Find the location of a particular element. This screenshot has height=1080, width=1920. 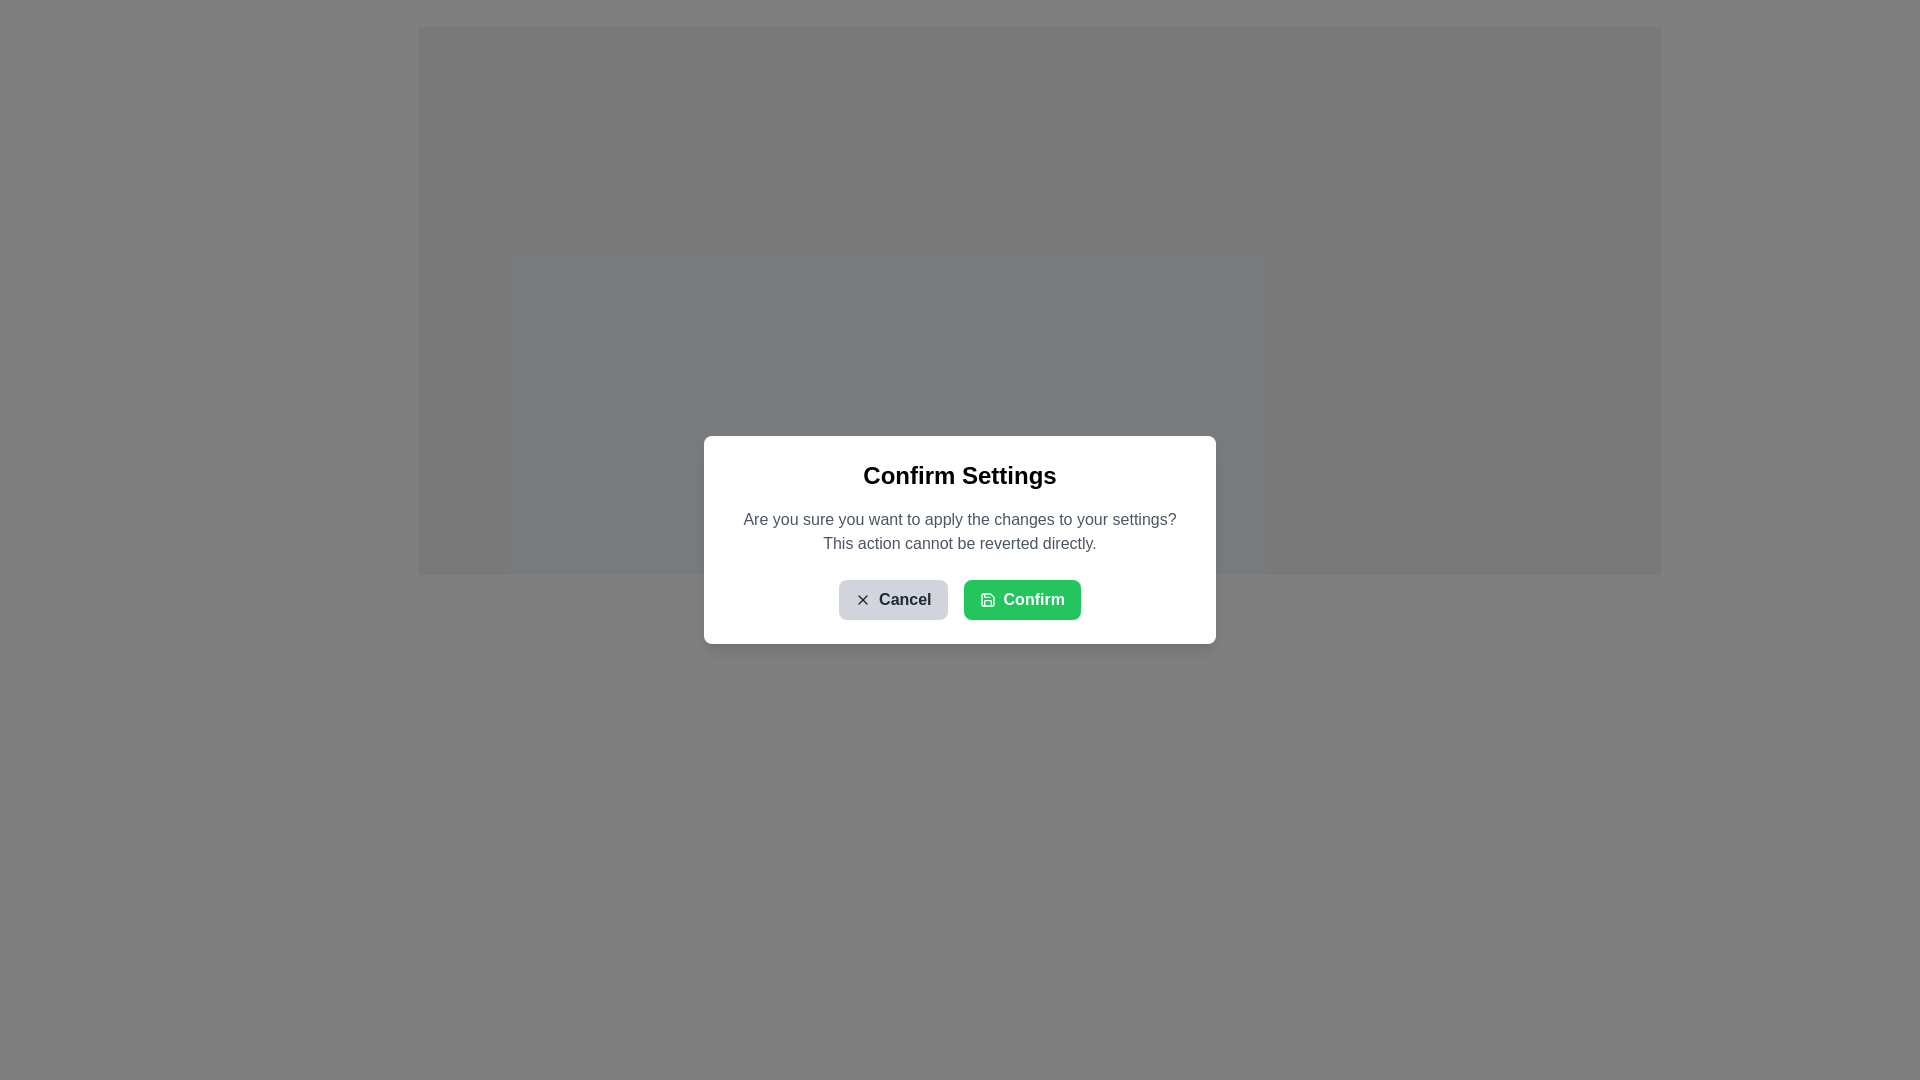

the settings icon located inside the 'Open Settings Panel' button, positioned to the left of the text and centered vertically within the button is located at coordinates (958, 567).